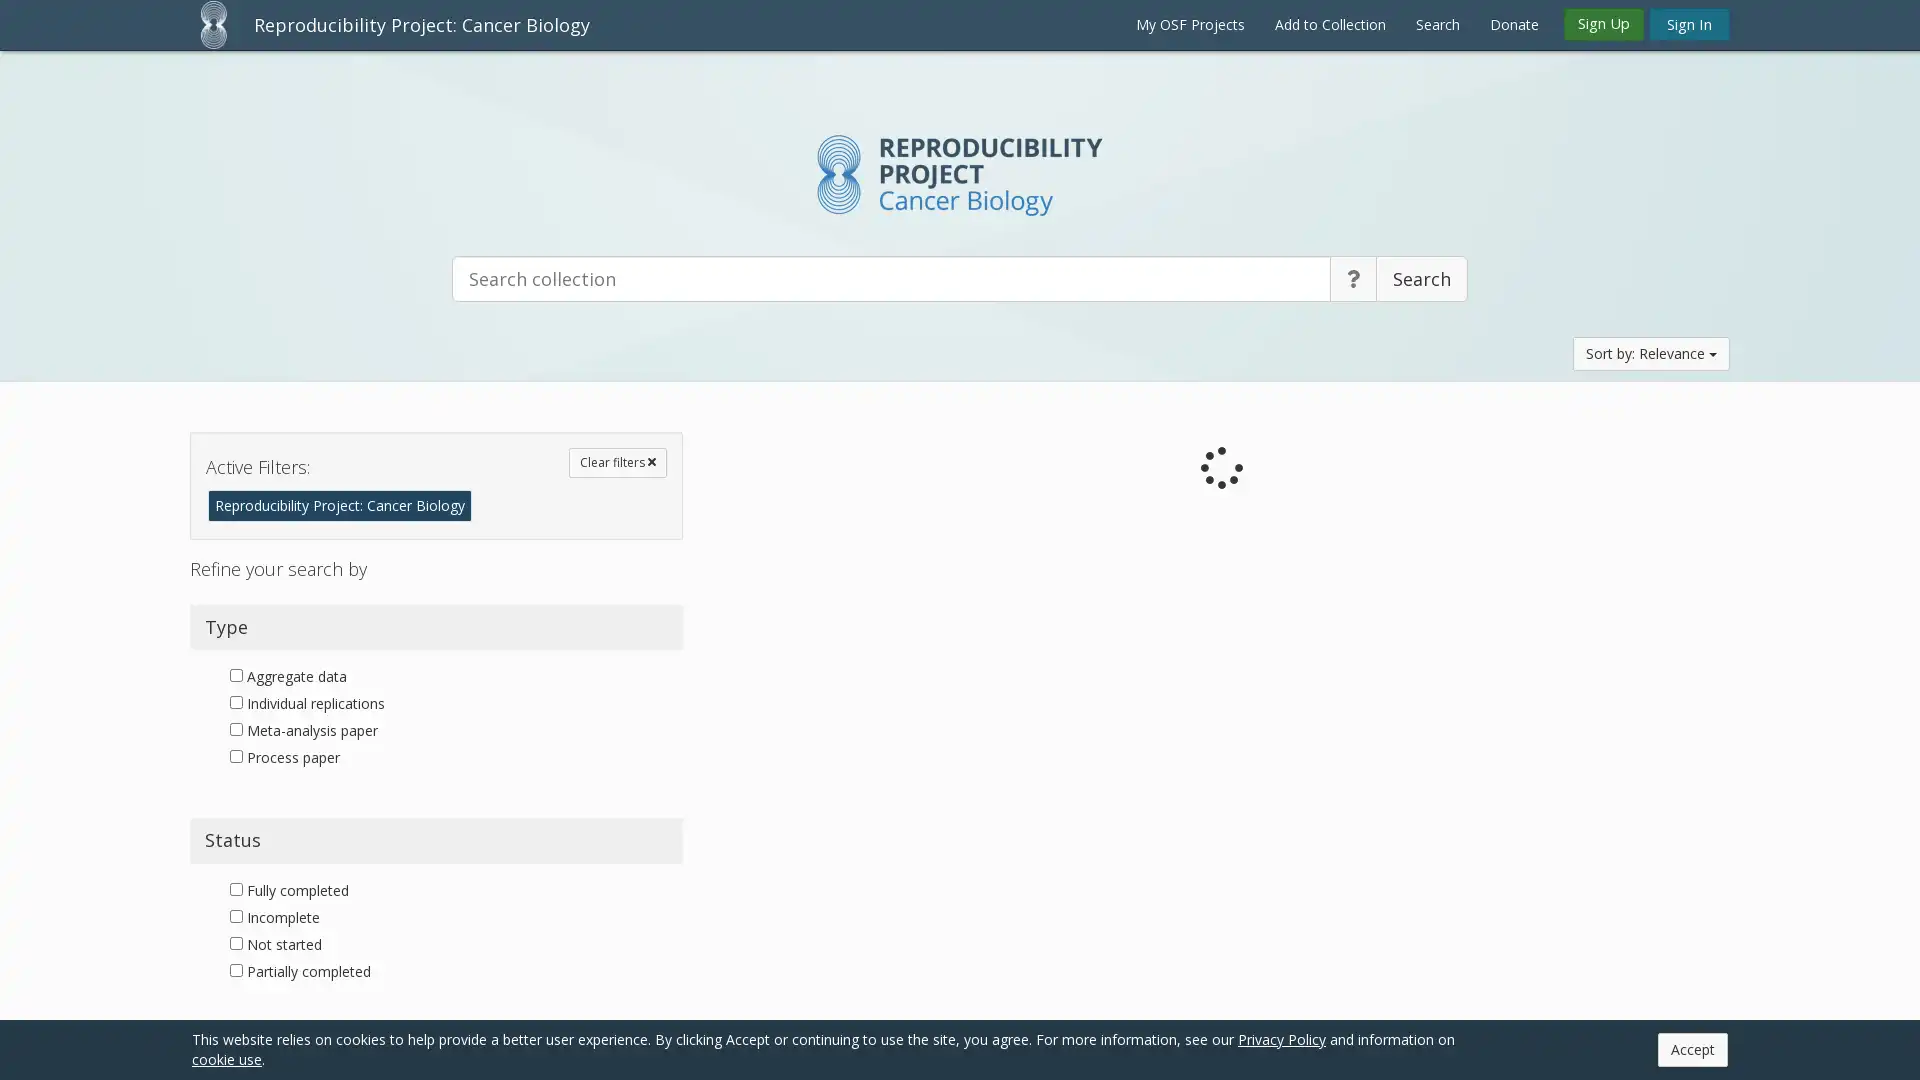 Image resolution: width=1920 pixels, height=1080 pixels. I want to click on Search, so click(1420, 278).